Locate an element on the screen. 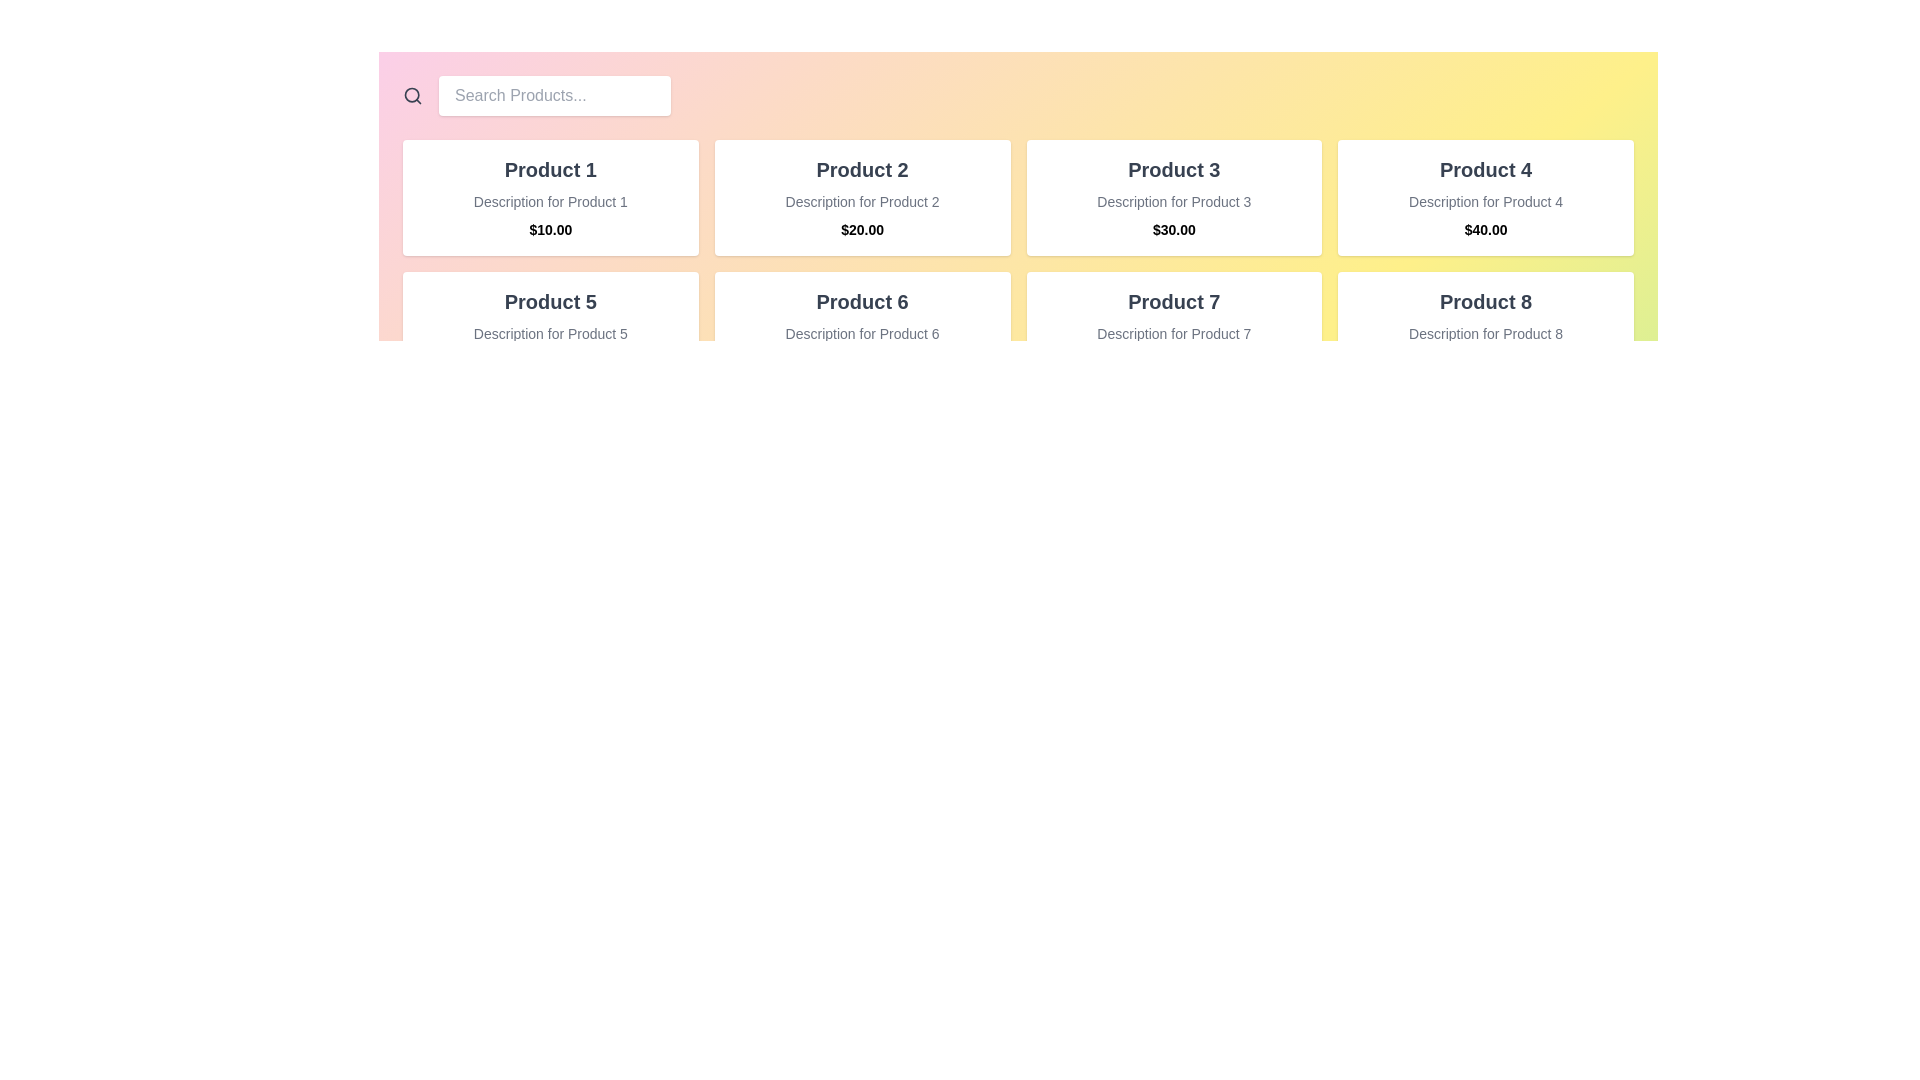  text label displaying 'Product 7' in bold dark gray located at the top of the left-middle product card is located at coordinates (1174, 301).